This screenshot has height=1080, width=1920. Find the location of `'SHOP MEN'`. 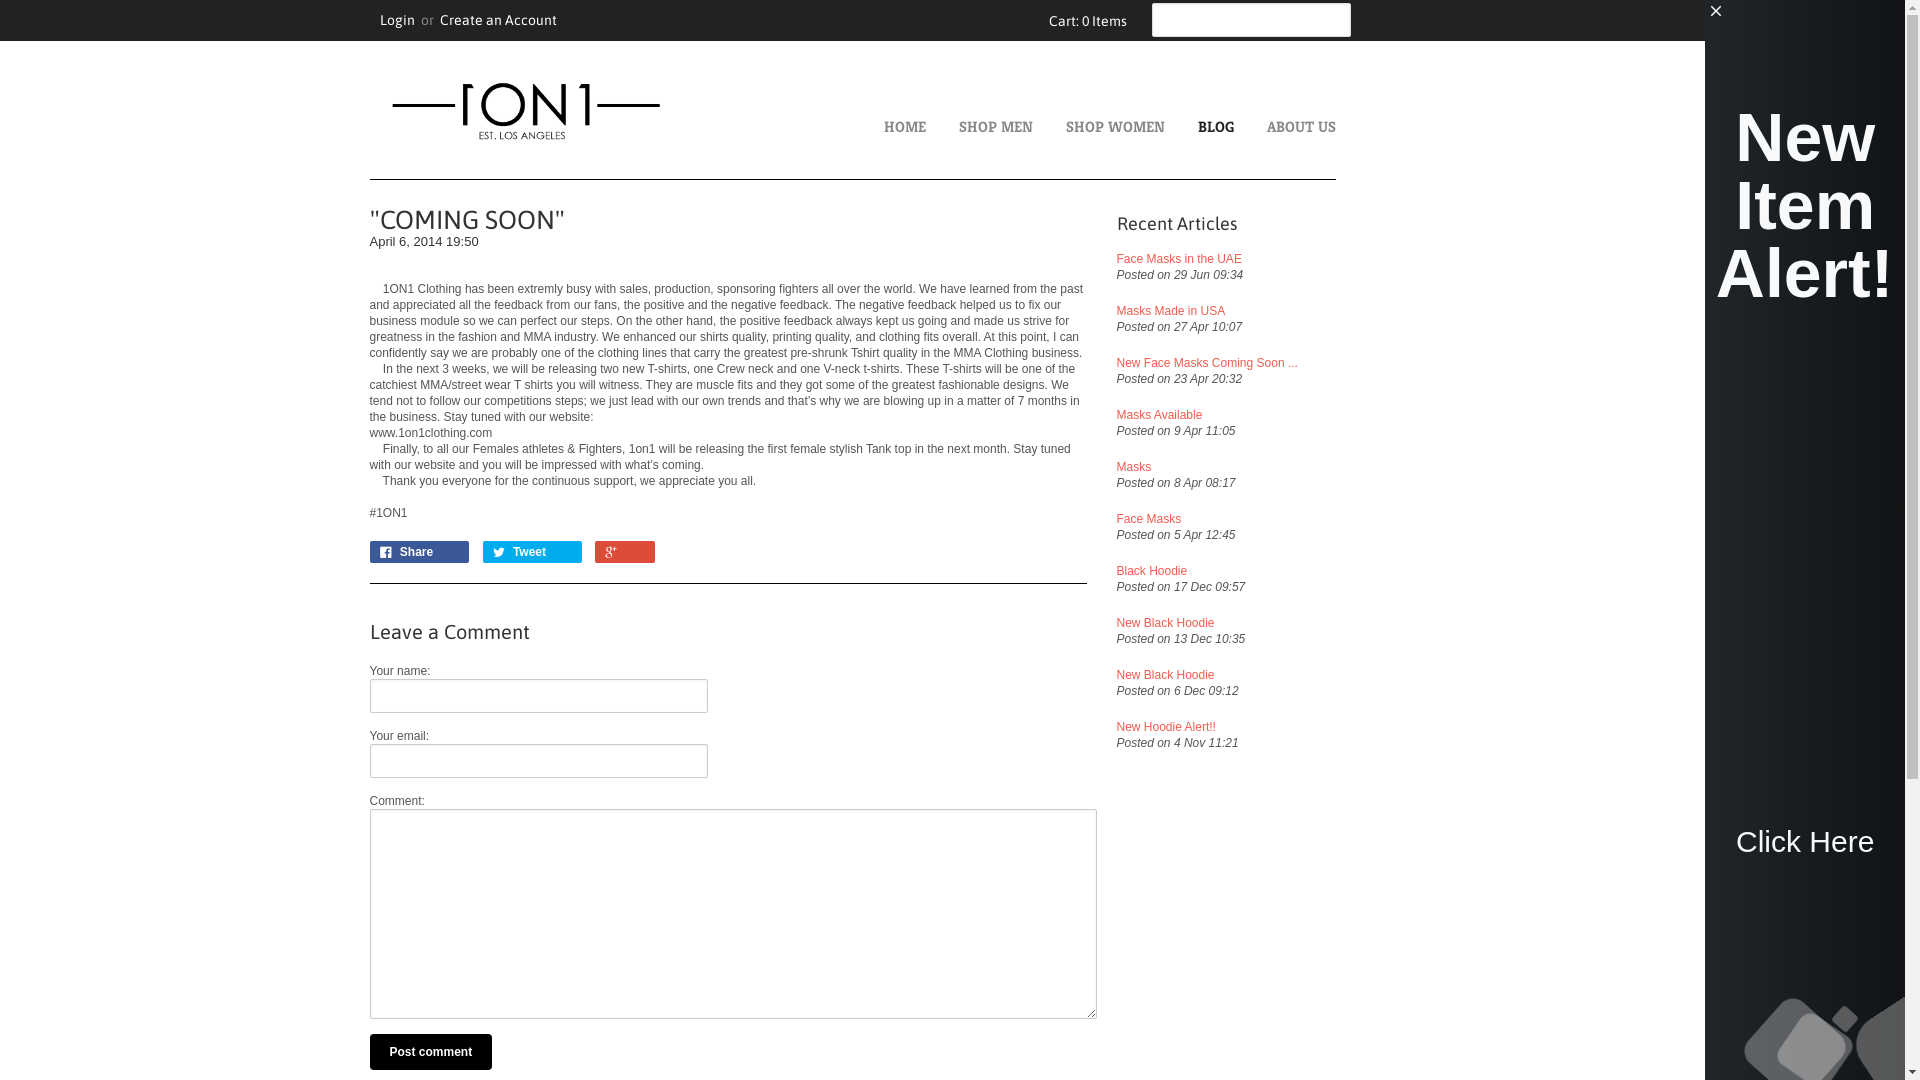

'SHOP MEN' is located at coordinates (1027, 127).